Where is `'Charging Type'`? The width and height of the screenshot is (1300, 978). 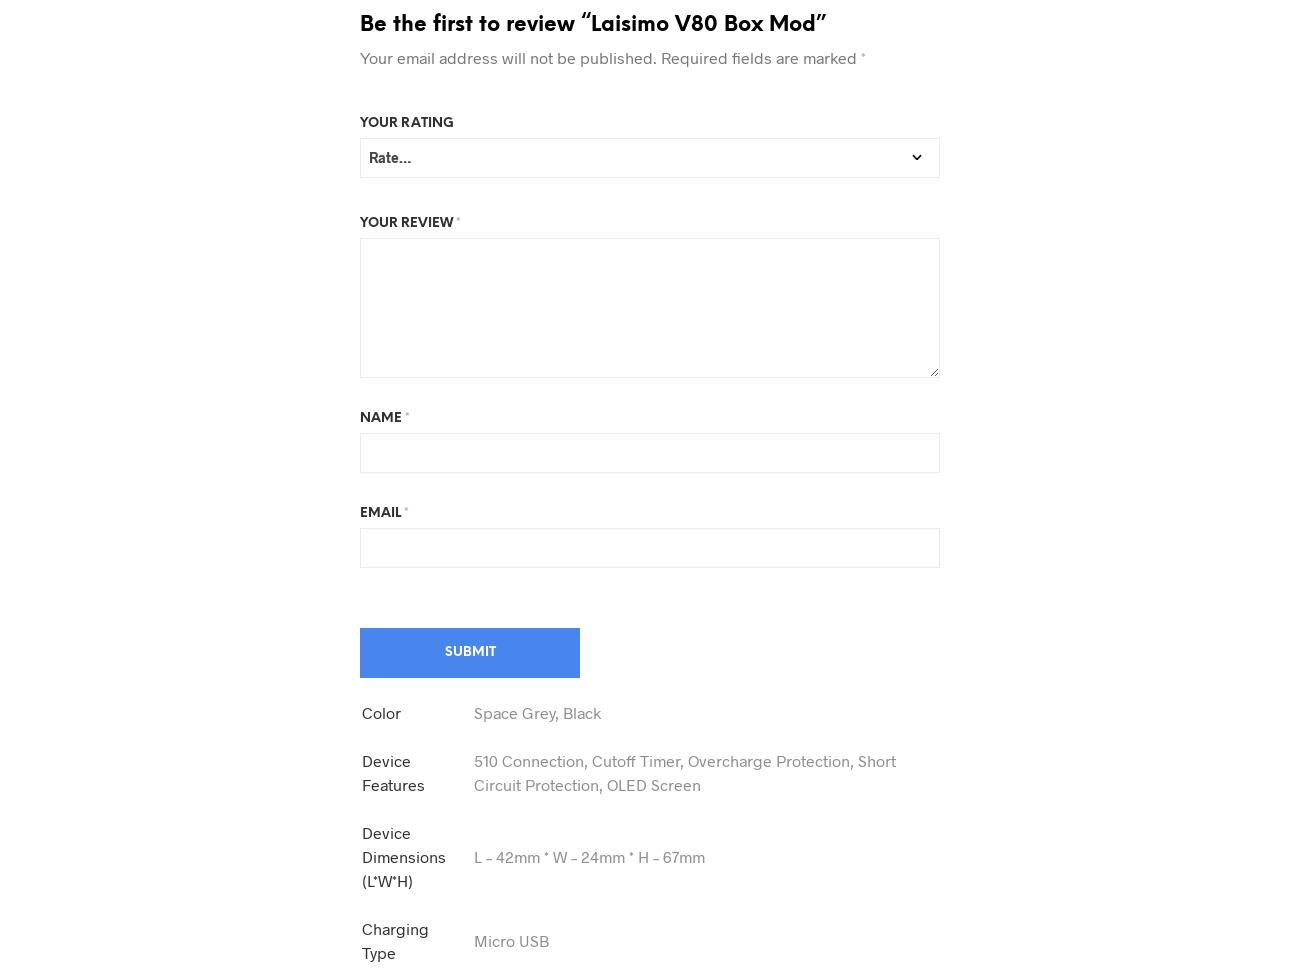
'Charging Type' is located at coordinates (395, 938).